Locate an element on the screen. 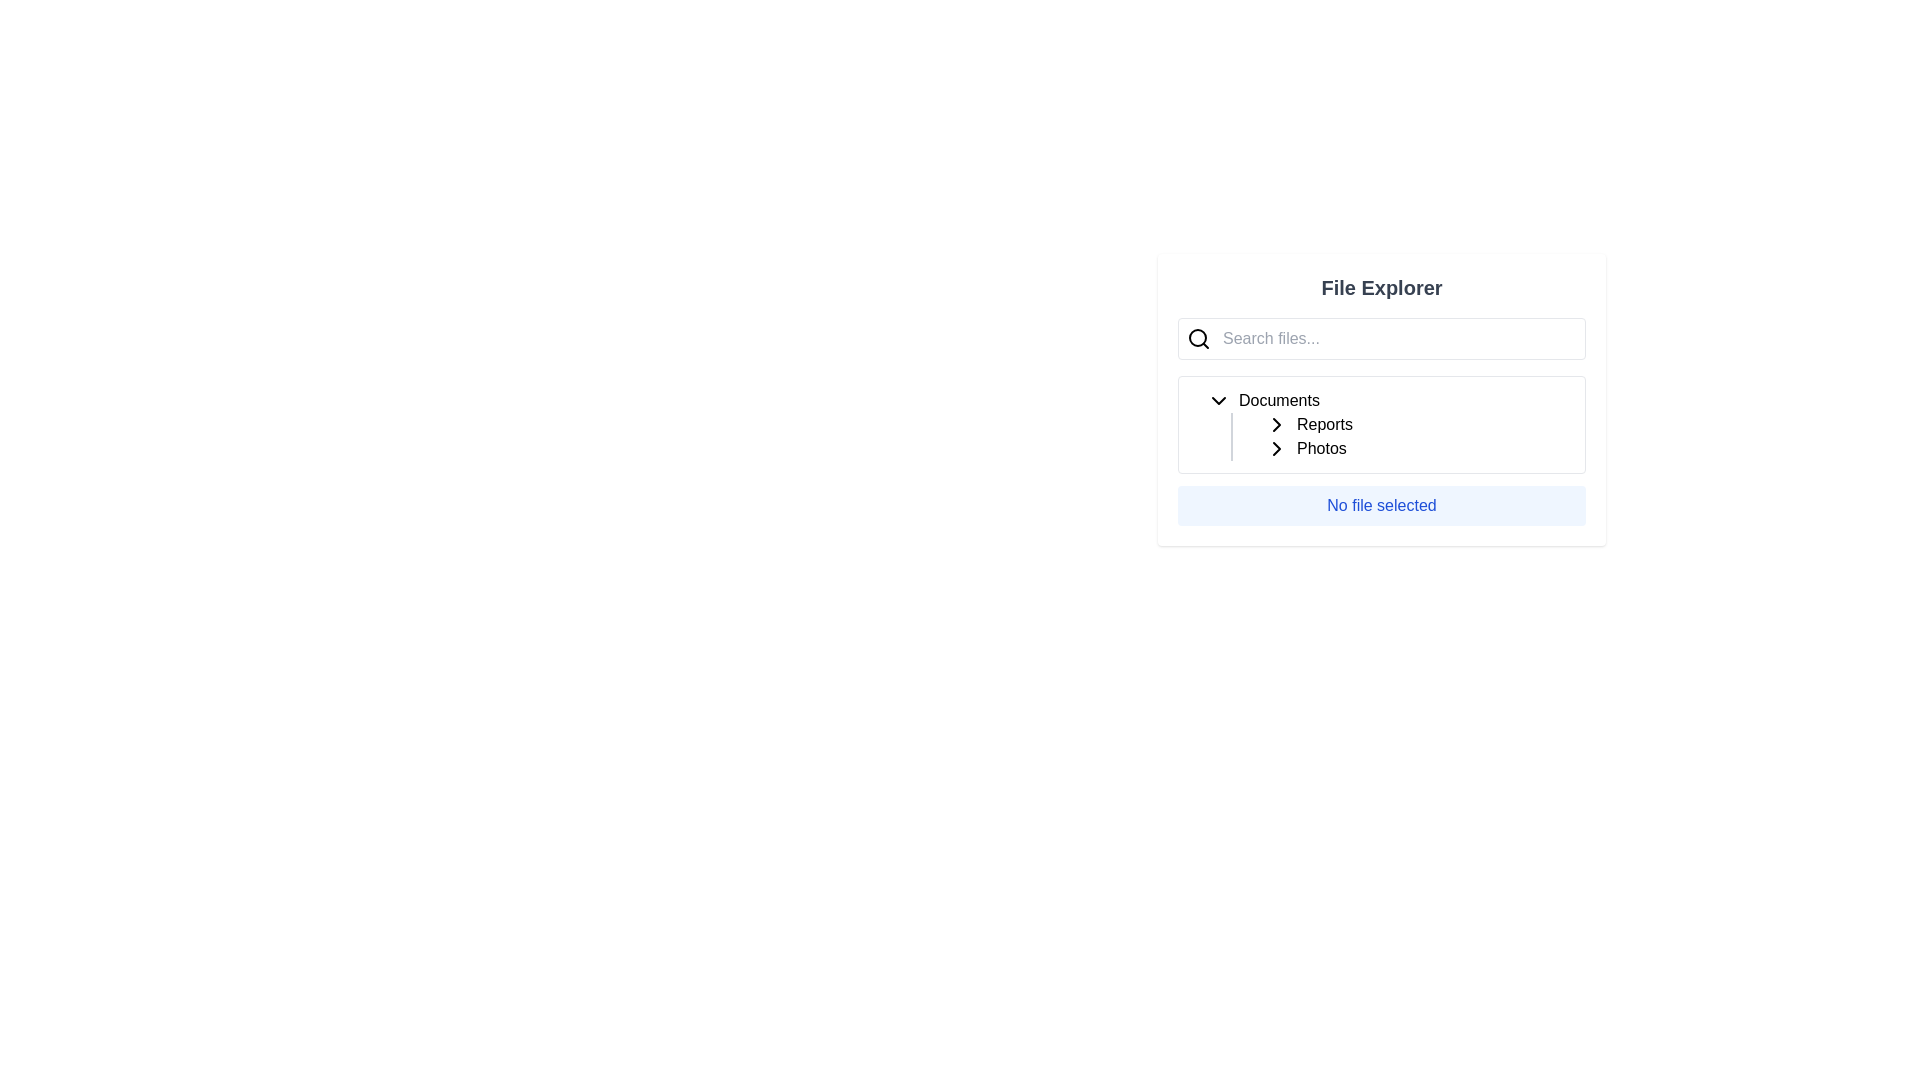  the magnifying glass icon located on the left side of the text input field in the inline search bar to initiate a search is located at coordinates (1199, 338).